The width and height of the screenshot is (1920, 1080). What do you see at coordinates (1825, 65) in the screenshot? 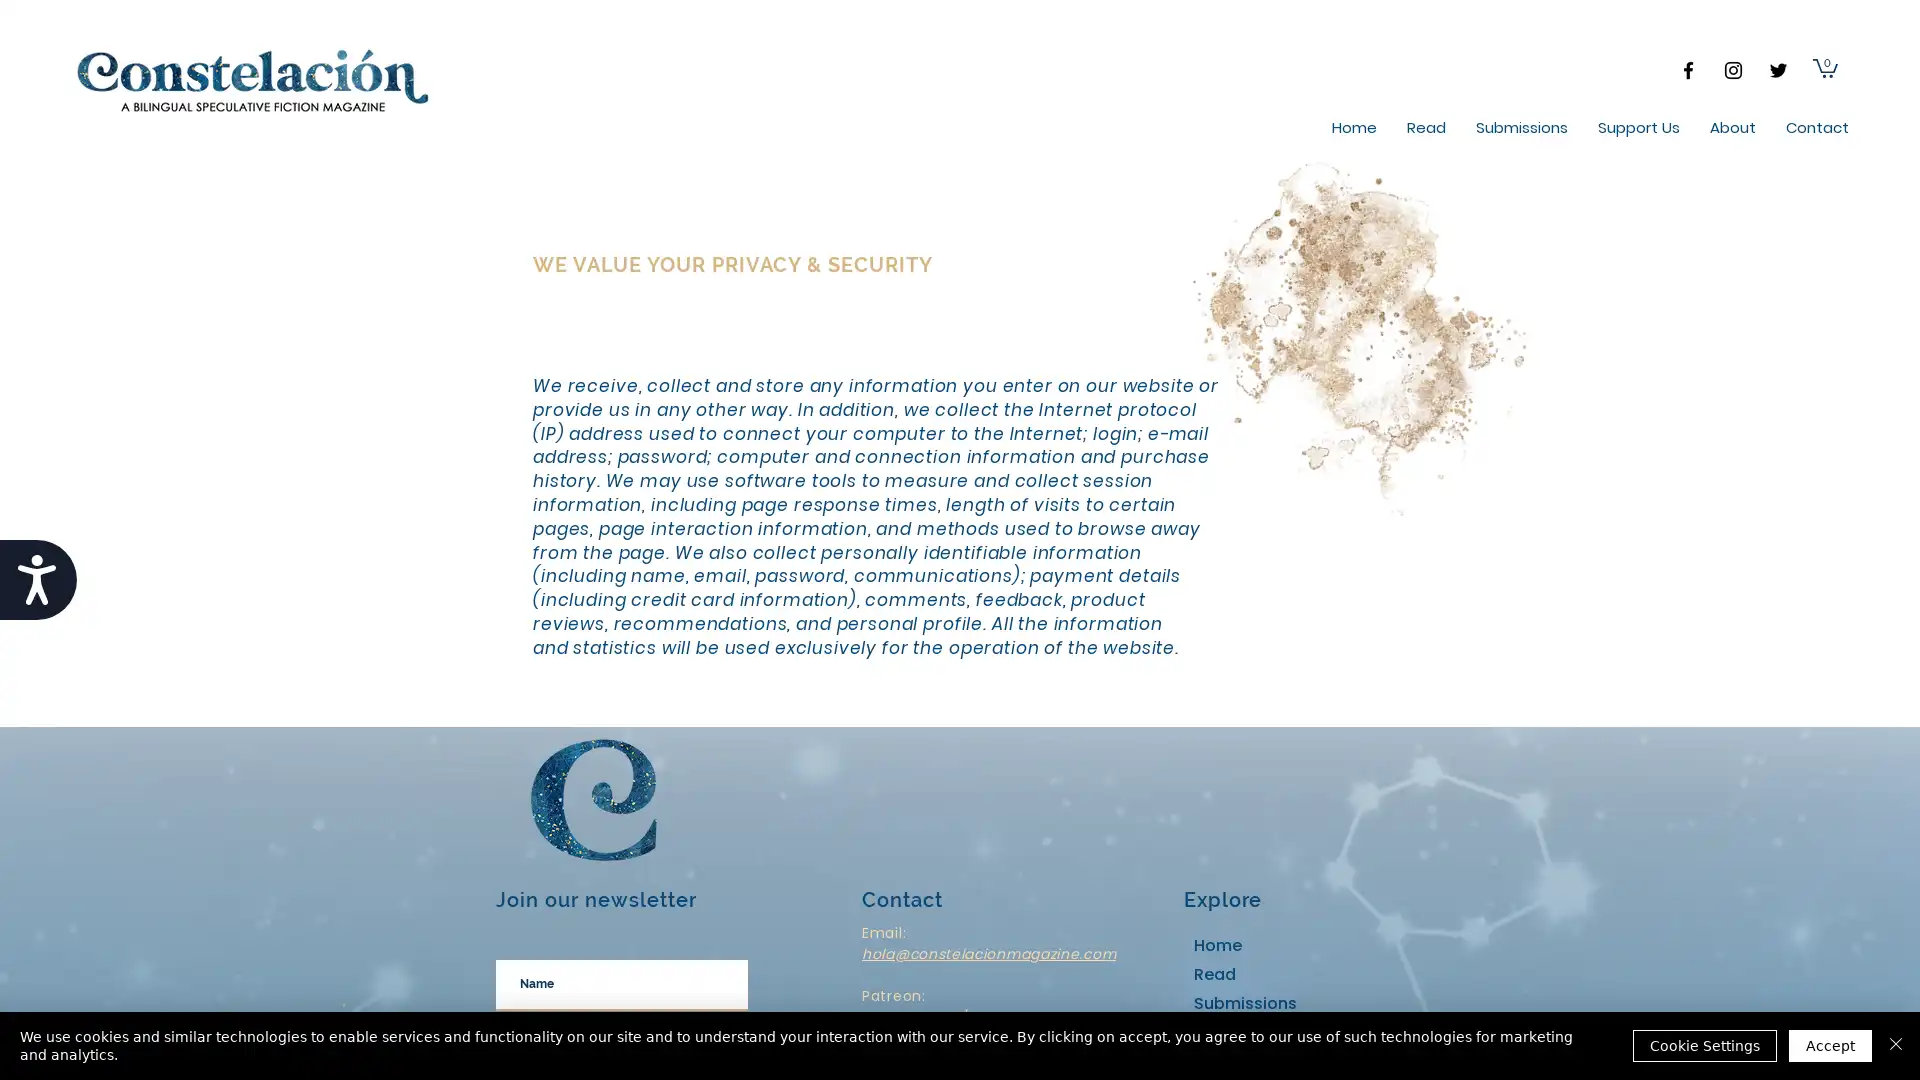
I see `Cart with 0 items` at bounding box center [1825, 65].